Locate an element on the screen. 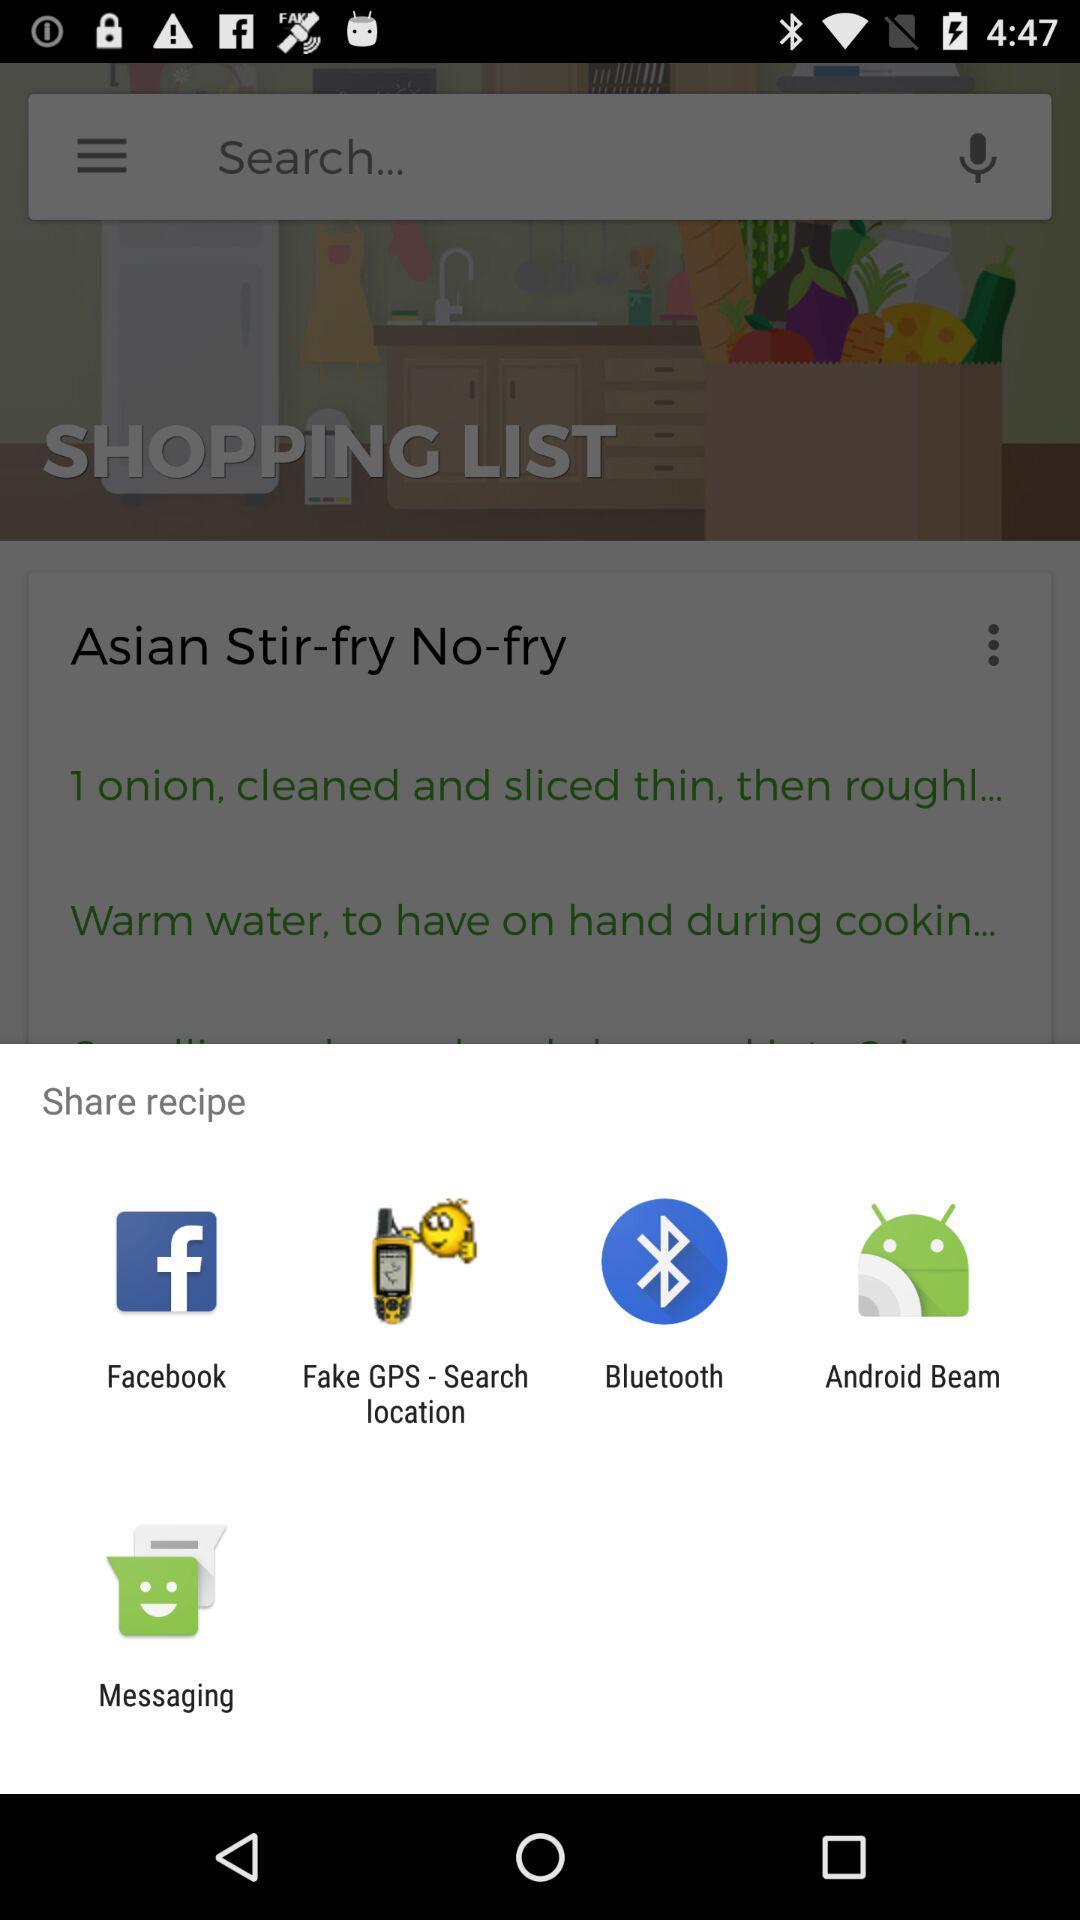 This screenshot has height=1920, width=1080. the fake gps search app is located at coordinates (414, 1392).